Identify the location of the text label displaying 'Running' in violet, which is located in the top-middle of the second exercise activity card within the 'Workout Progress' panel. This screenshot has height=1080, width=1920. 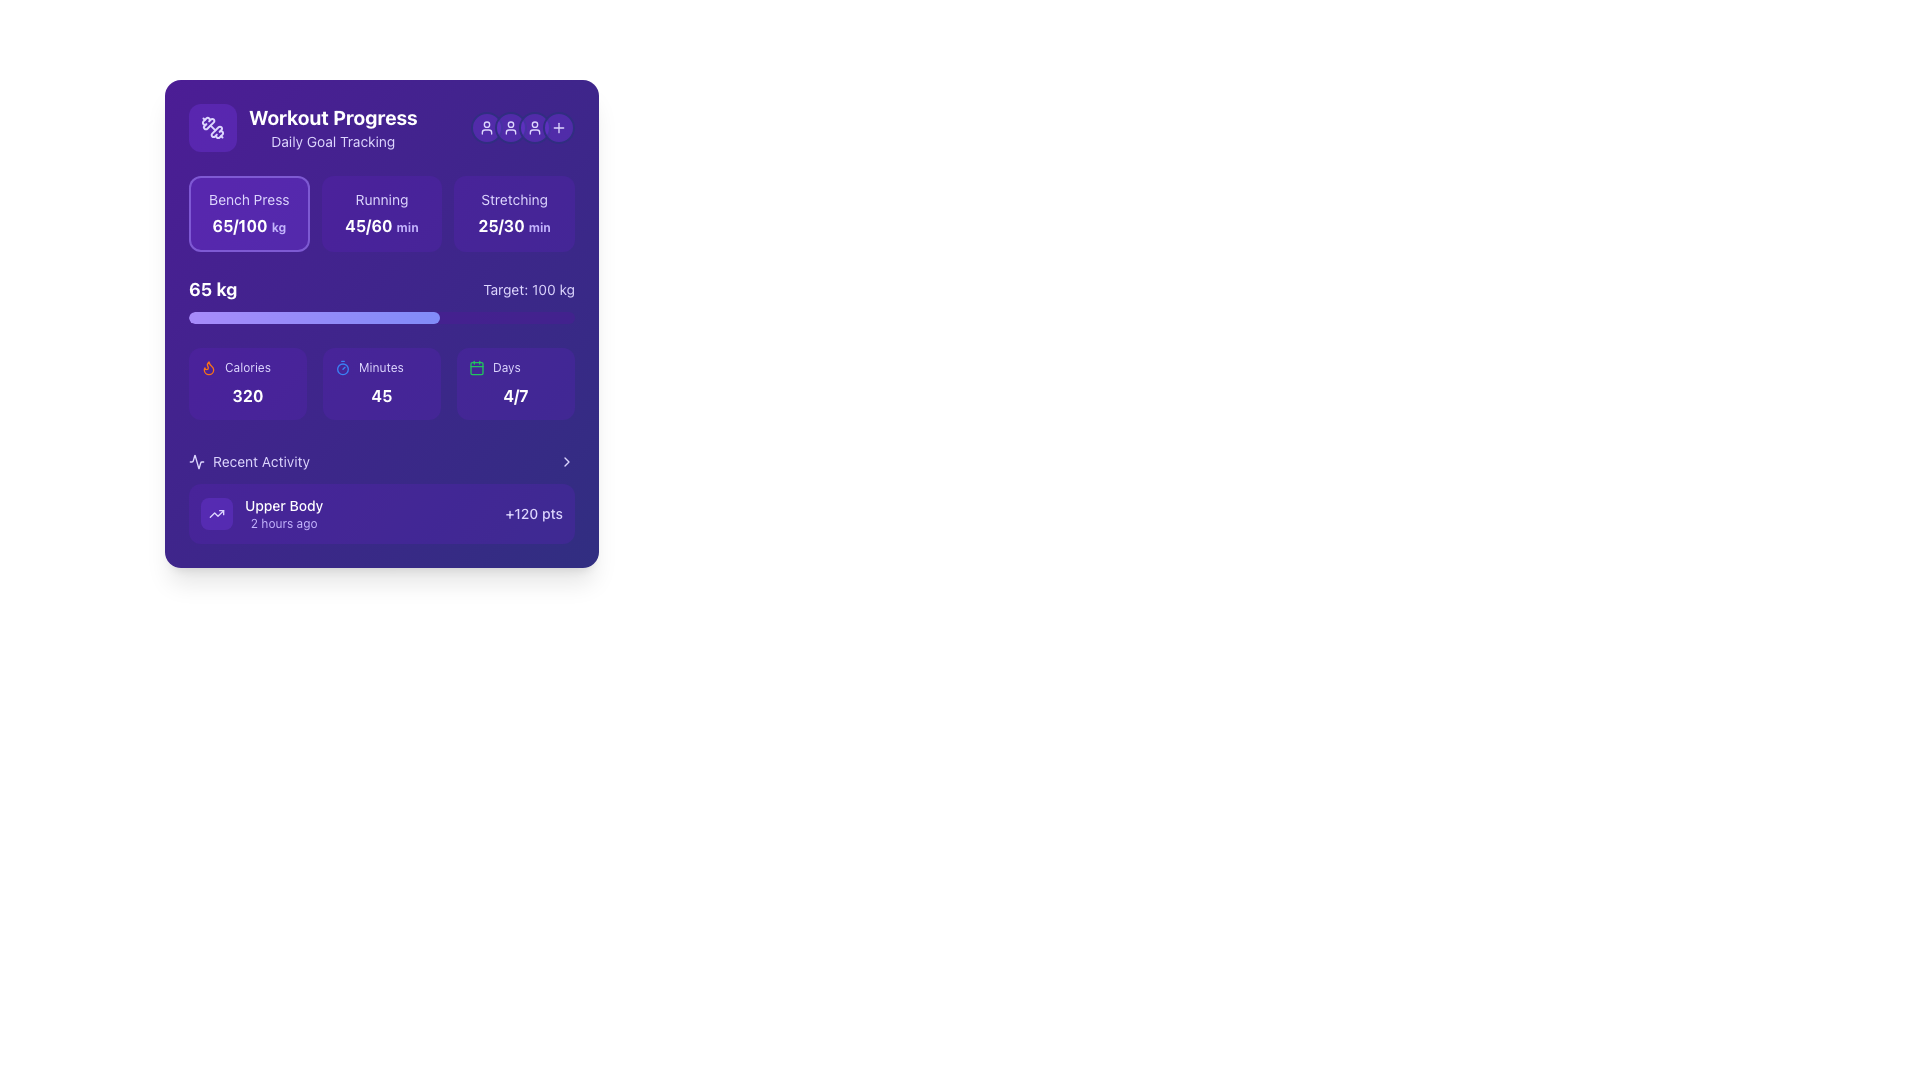
(382, 200).